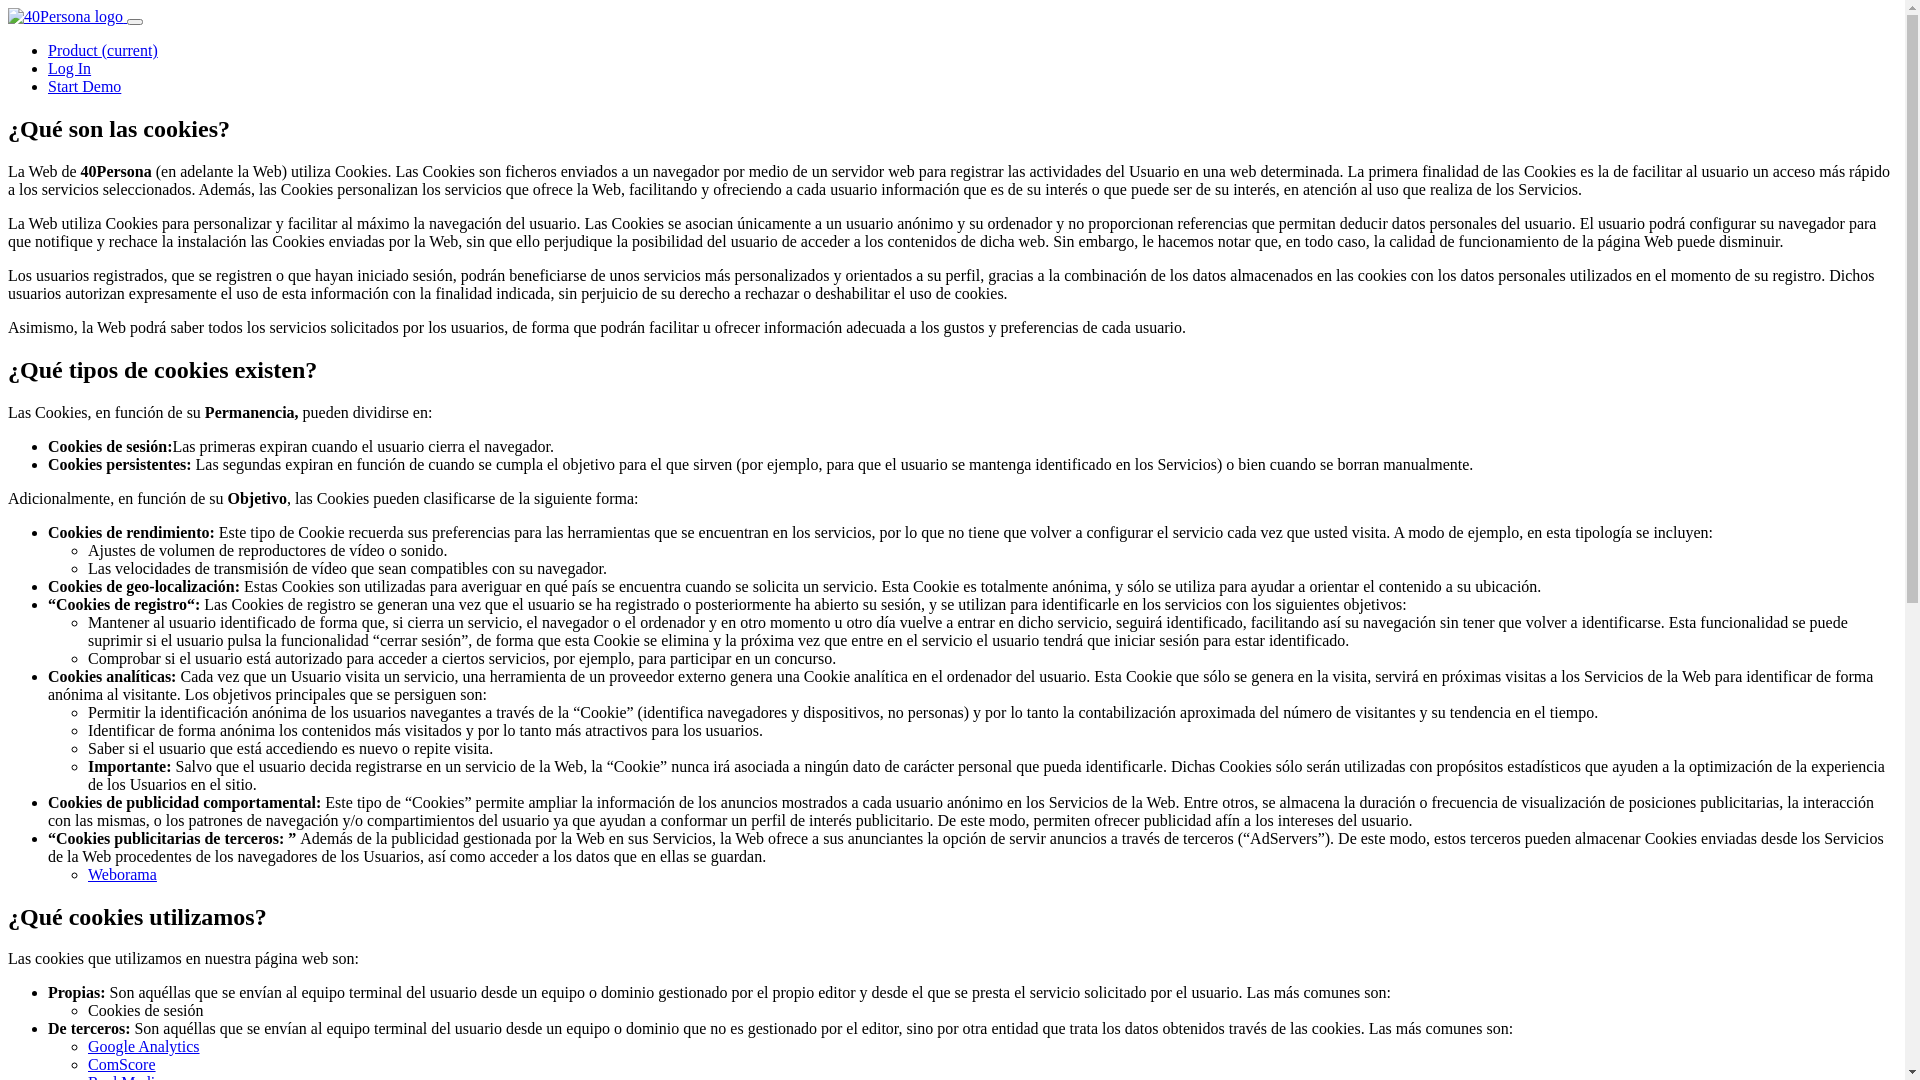 This screenshot has width=1920, height=1080. What do you see at coordinates (86, 873) in the screenshot?
I see `'Weborama'` at bounding box center [86, 873].